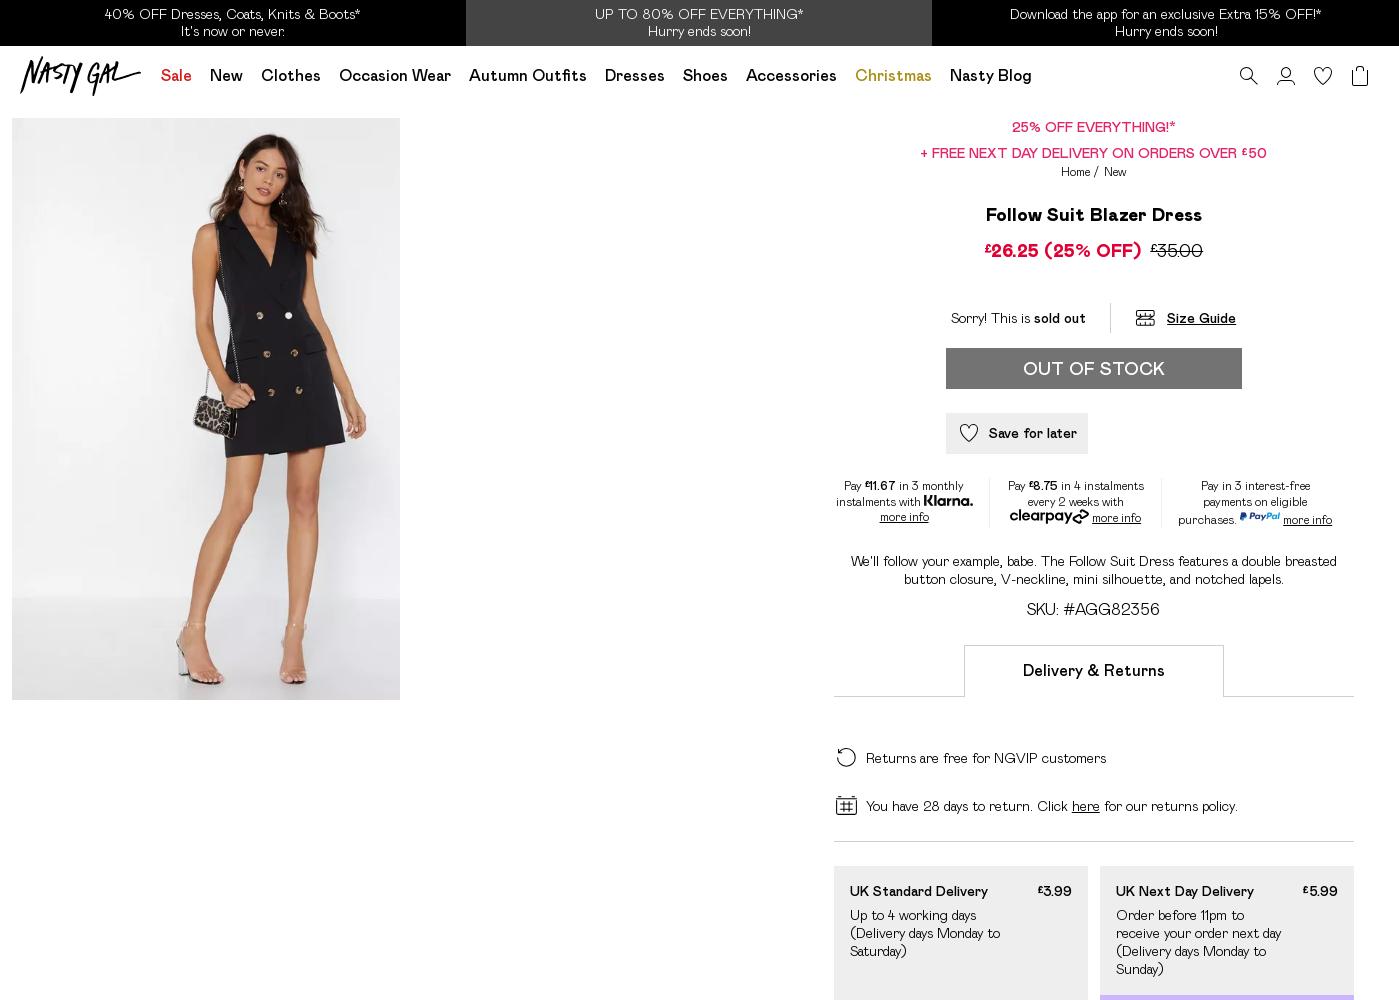  I want to click on '£8.75', so click(1041, 483).